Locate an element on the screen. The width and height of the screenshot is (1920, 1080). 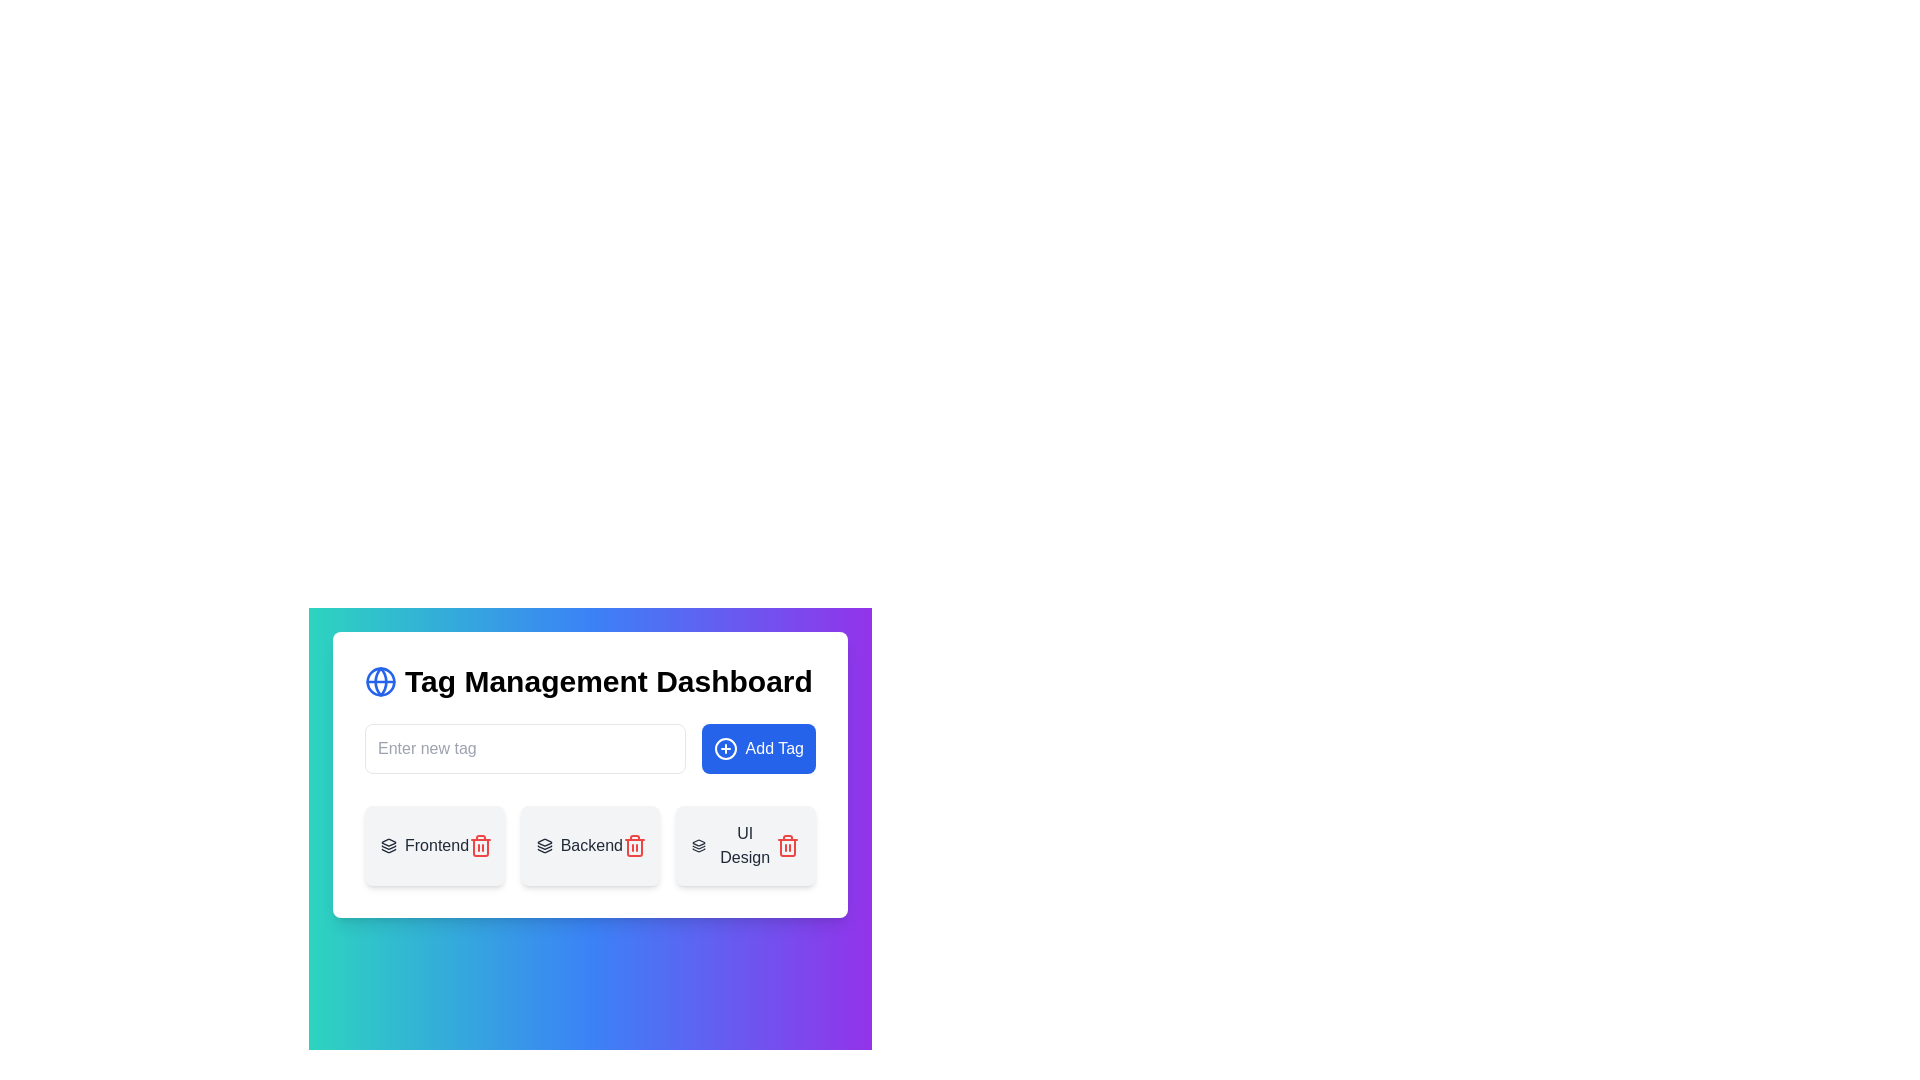
the circular iconographic element located at the center-right of the 'Add Tag' button, which has a blue stroke and white fill is located at coordinates (724, 748).